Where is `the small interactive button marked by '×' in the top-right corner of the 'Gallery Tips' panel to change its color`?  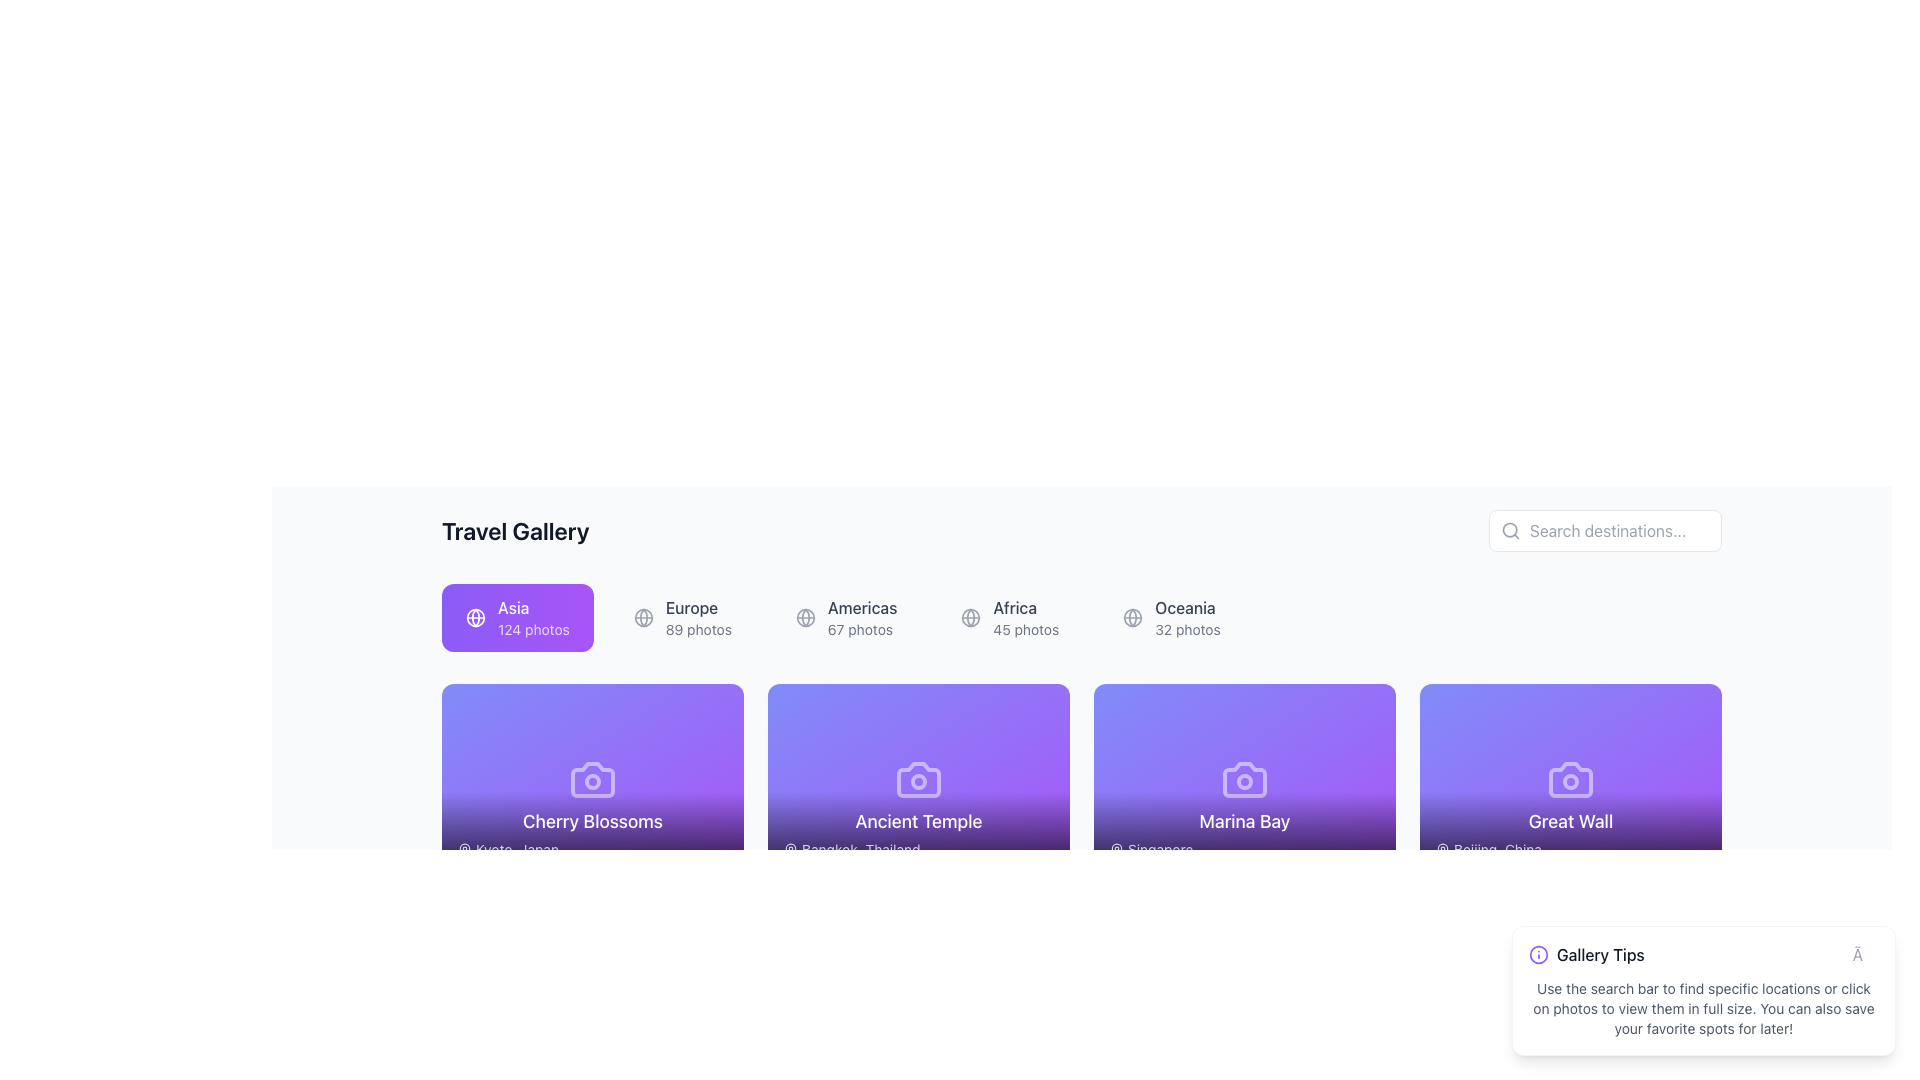
the small interactive button marked by '×' in the top-right corner of the 'Gallery Tips' panel to change its color is located at coordinates (1864, 954).